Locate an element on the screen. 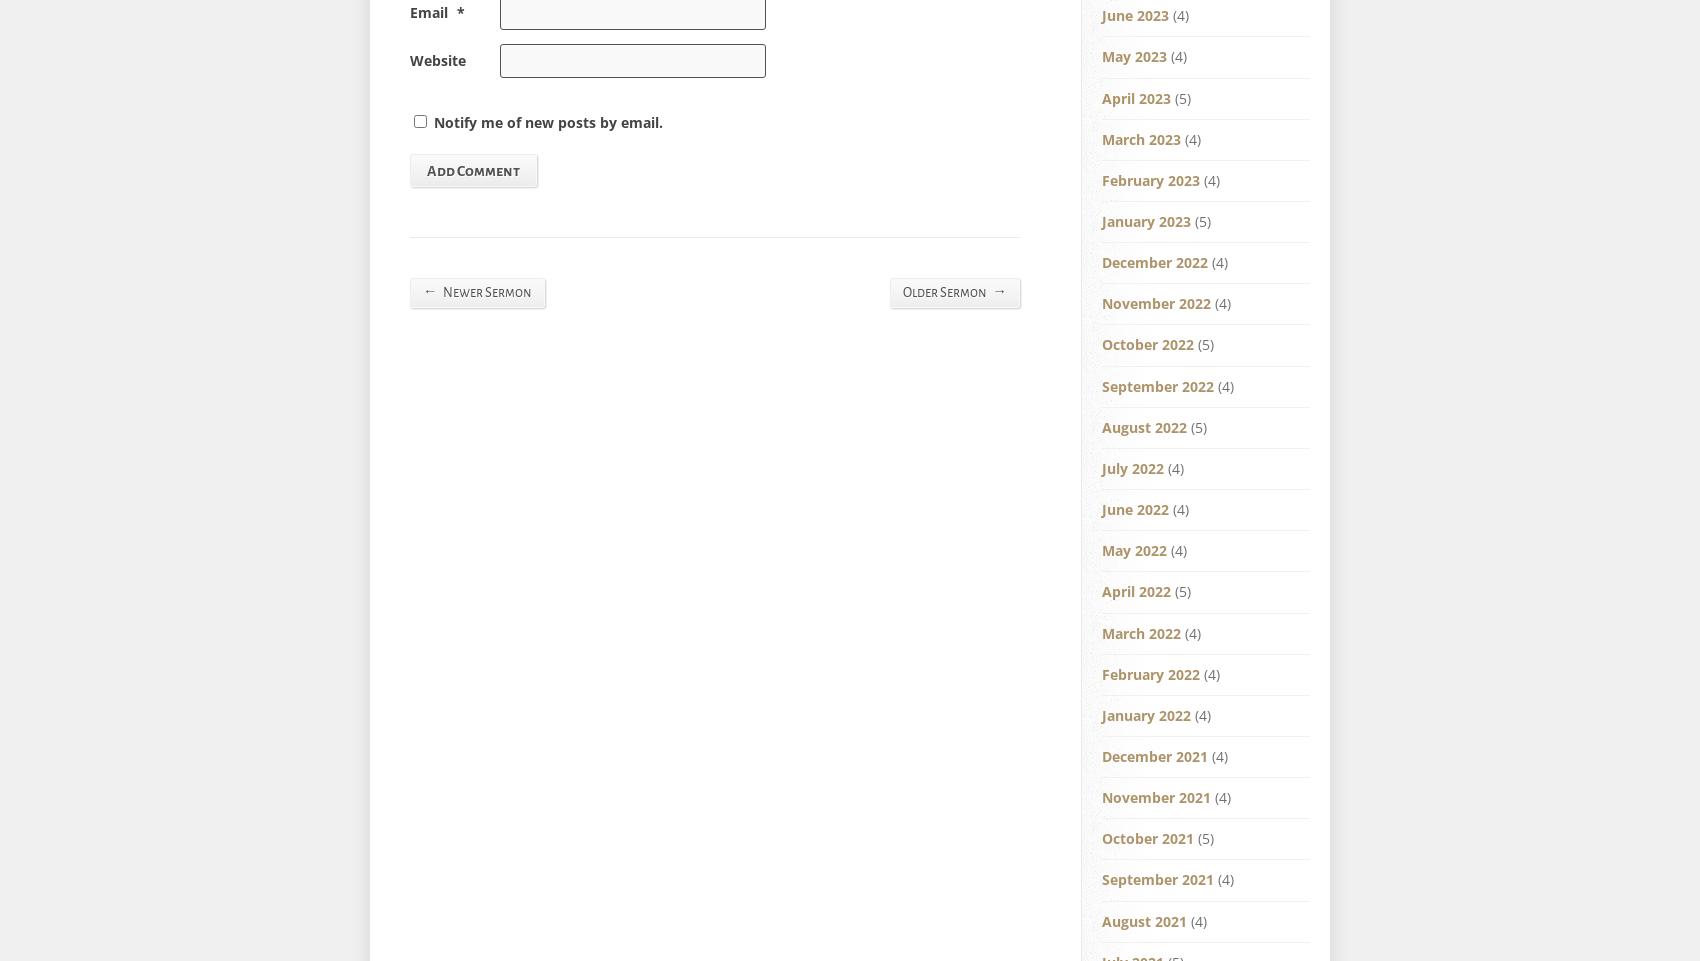 The height and width of the screenshot is (961, 1700). 'March 2022' is located at coordinates (1141, 632).